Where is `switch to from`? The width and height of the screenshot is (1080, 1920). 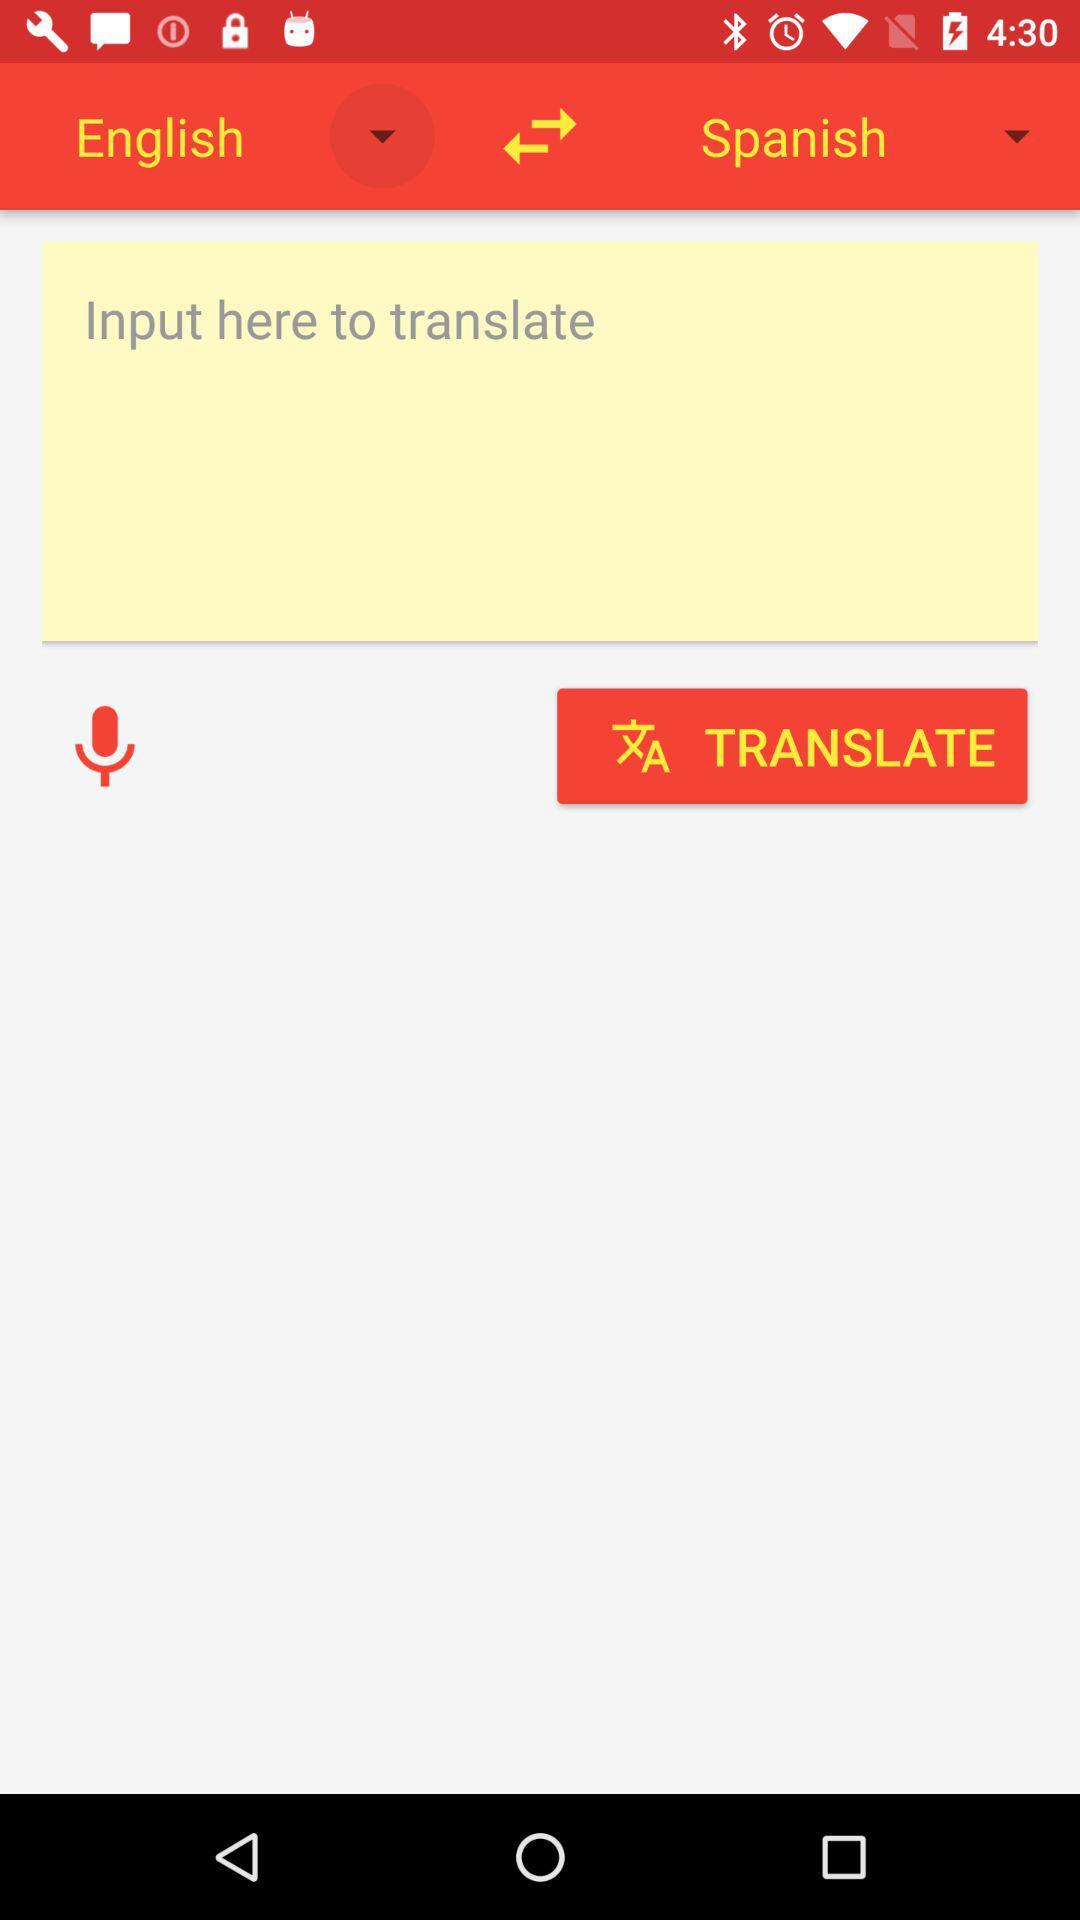
switch to from is located at coordinates (540, 135).